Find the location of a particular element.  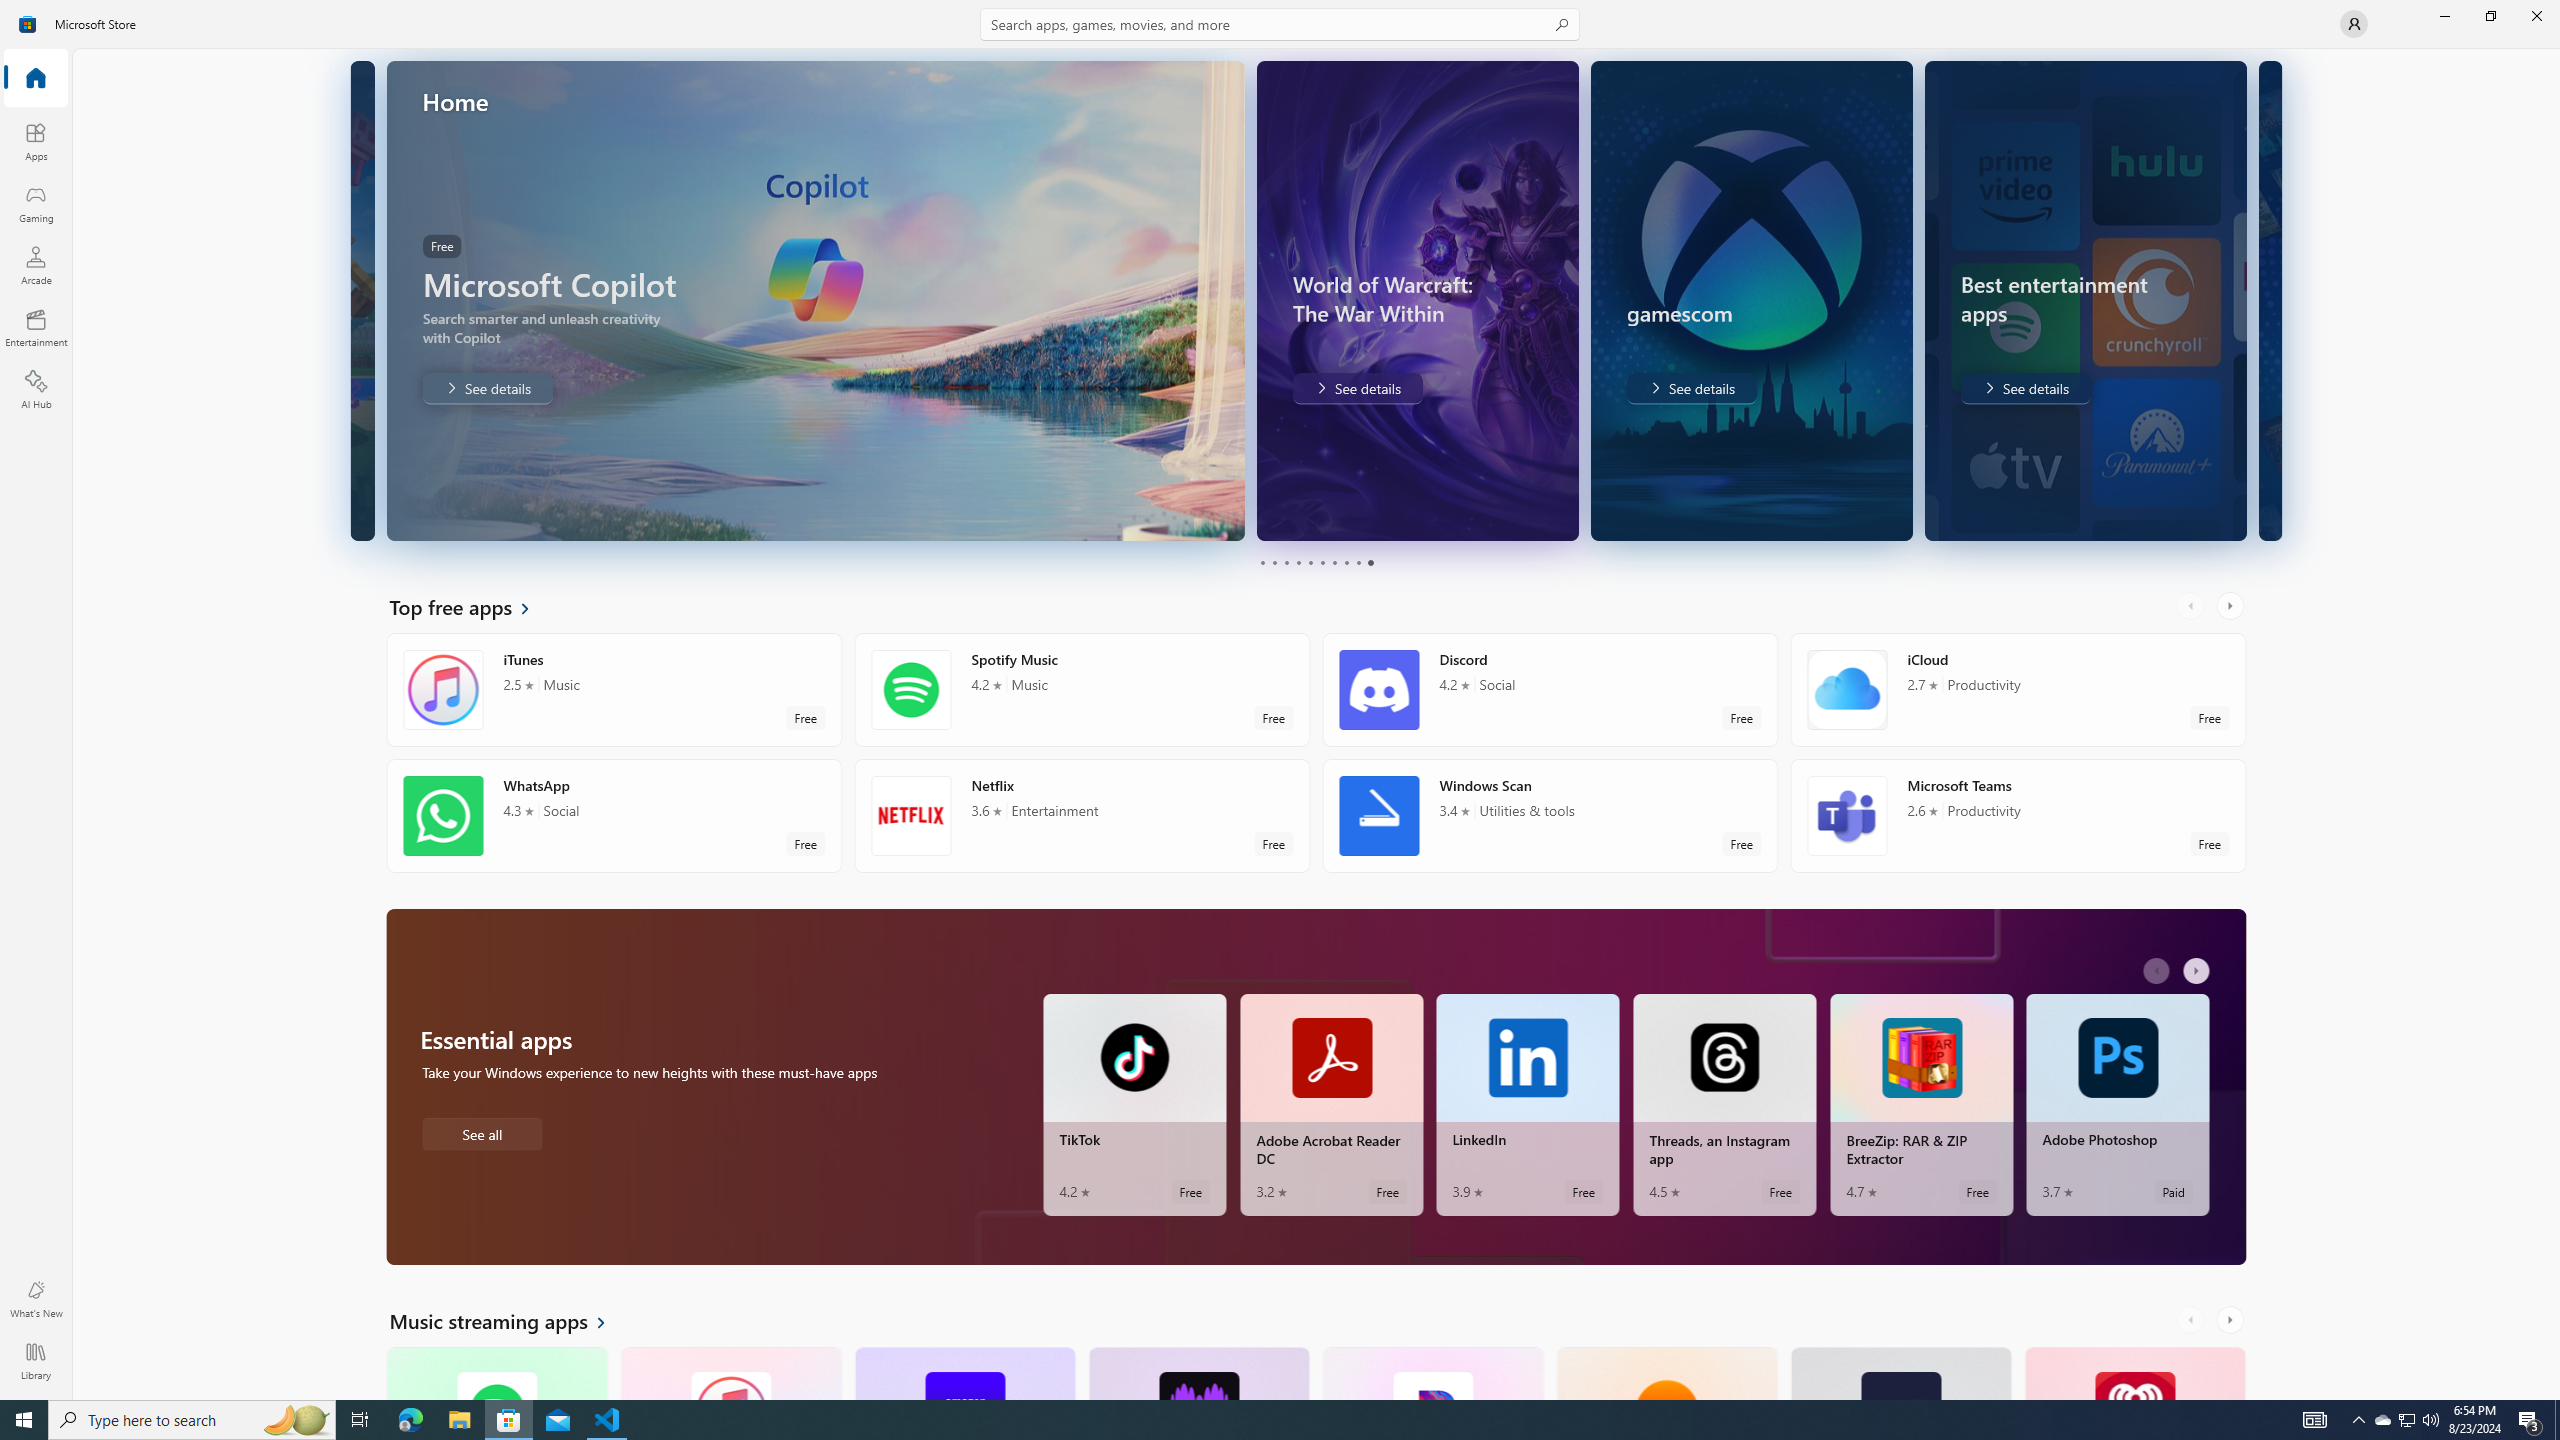

'Arcade' is located at coordinates (34, 264).